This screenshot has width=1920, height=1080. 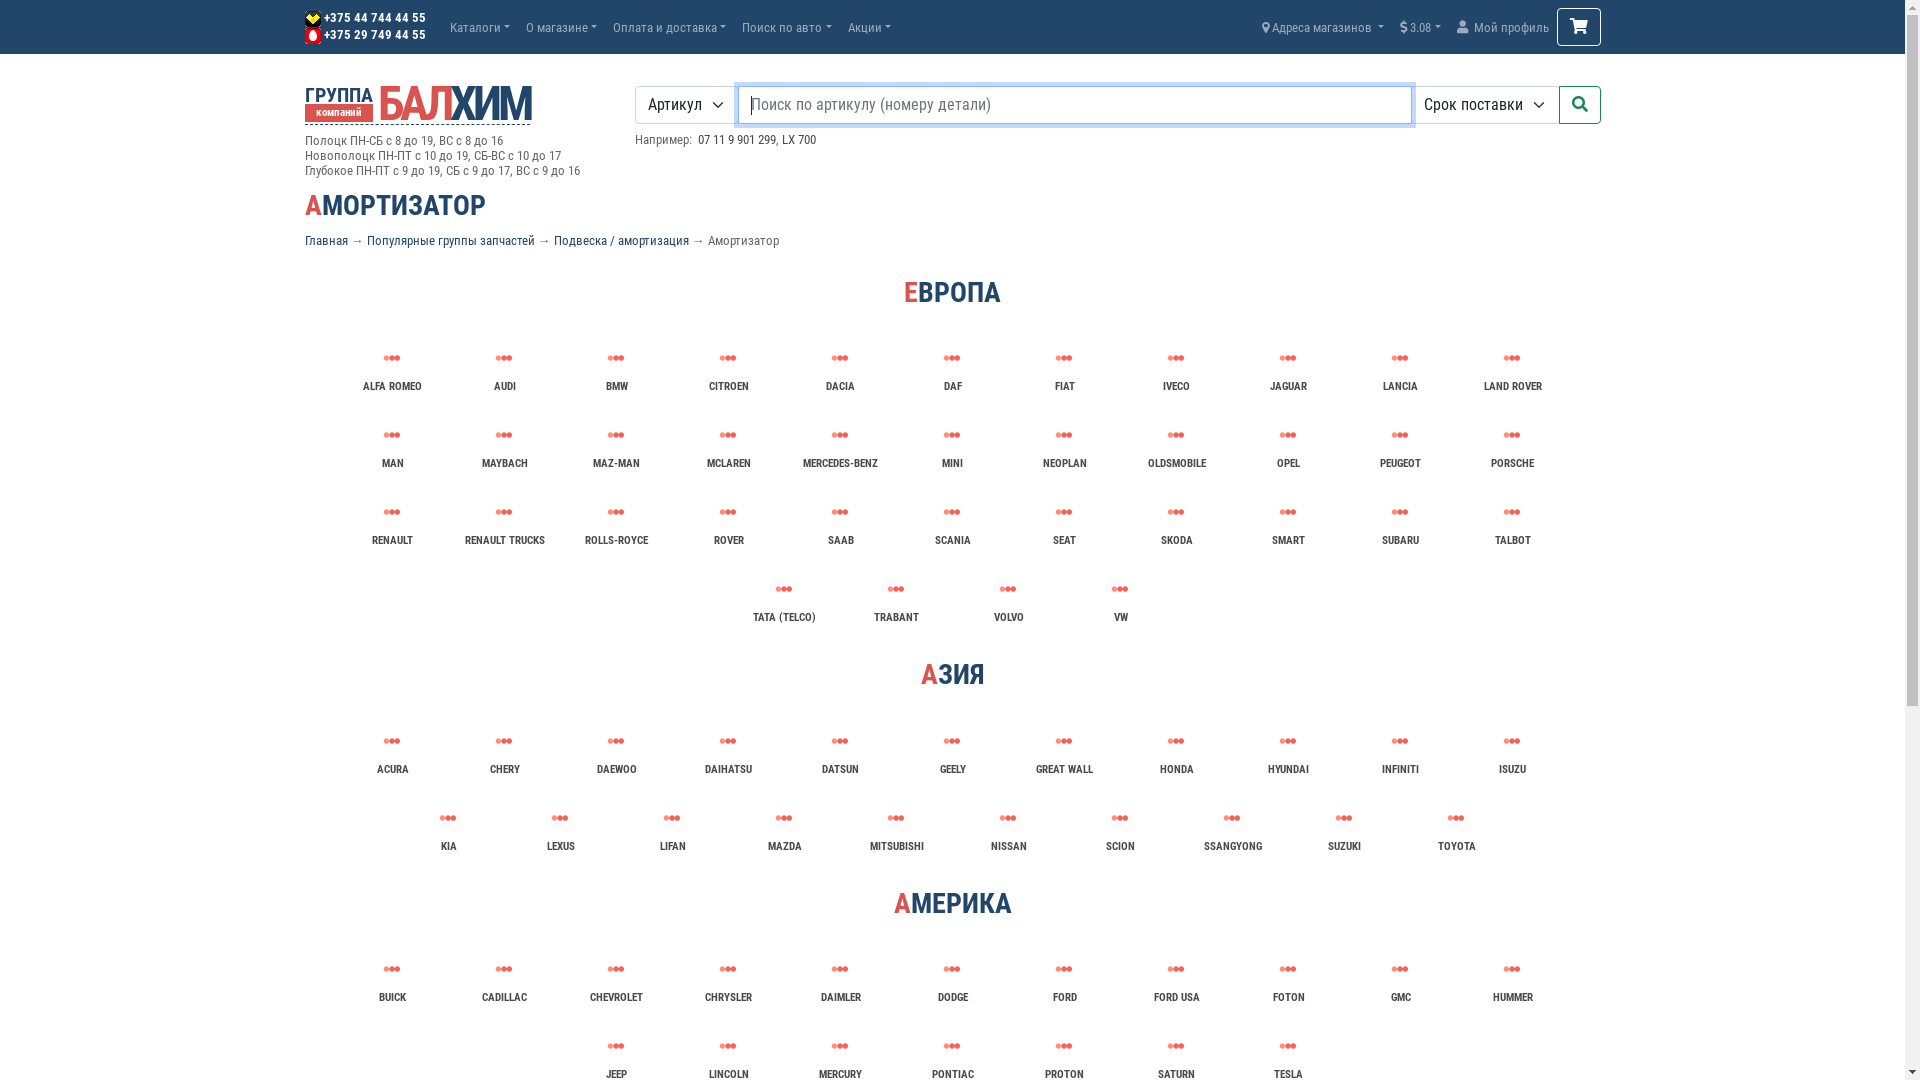 What do you see at coordinates (1379, 434) in the screenshot?
I see `'PEUGEOT'` at bounding box center [1379, 434].